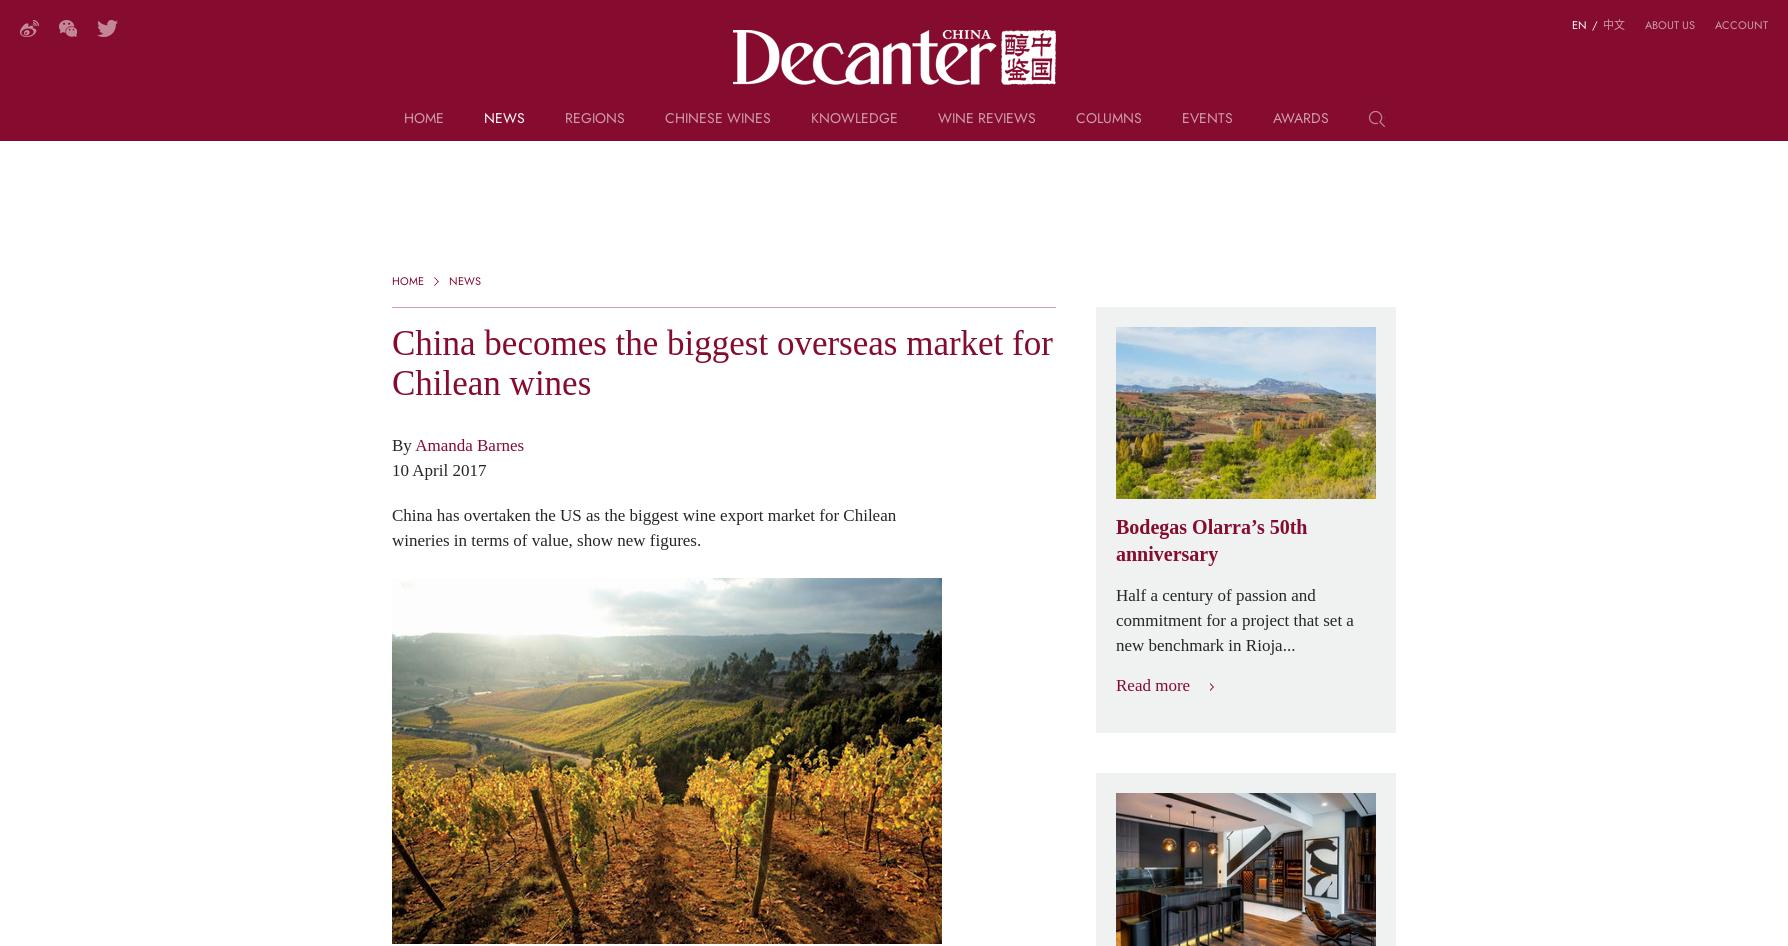 The image size is (1788, 946). I want to click on 'News', so click(503, 116).